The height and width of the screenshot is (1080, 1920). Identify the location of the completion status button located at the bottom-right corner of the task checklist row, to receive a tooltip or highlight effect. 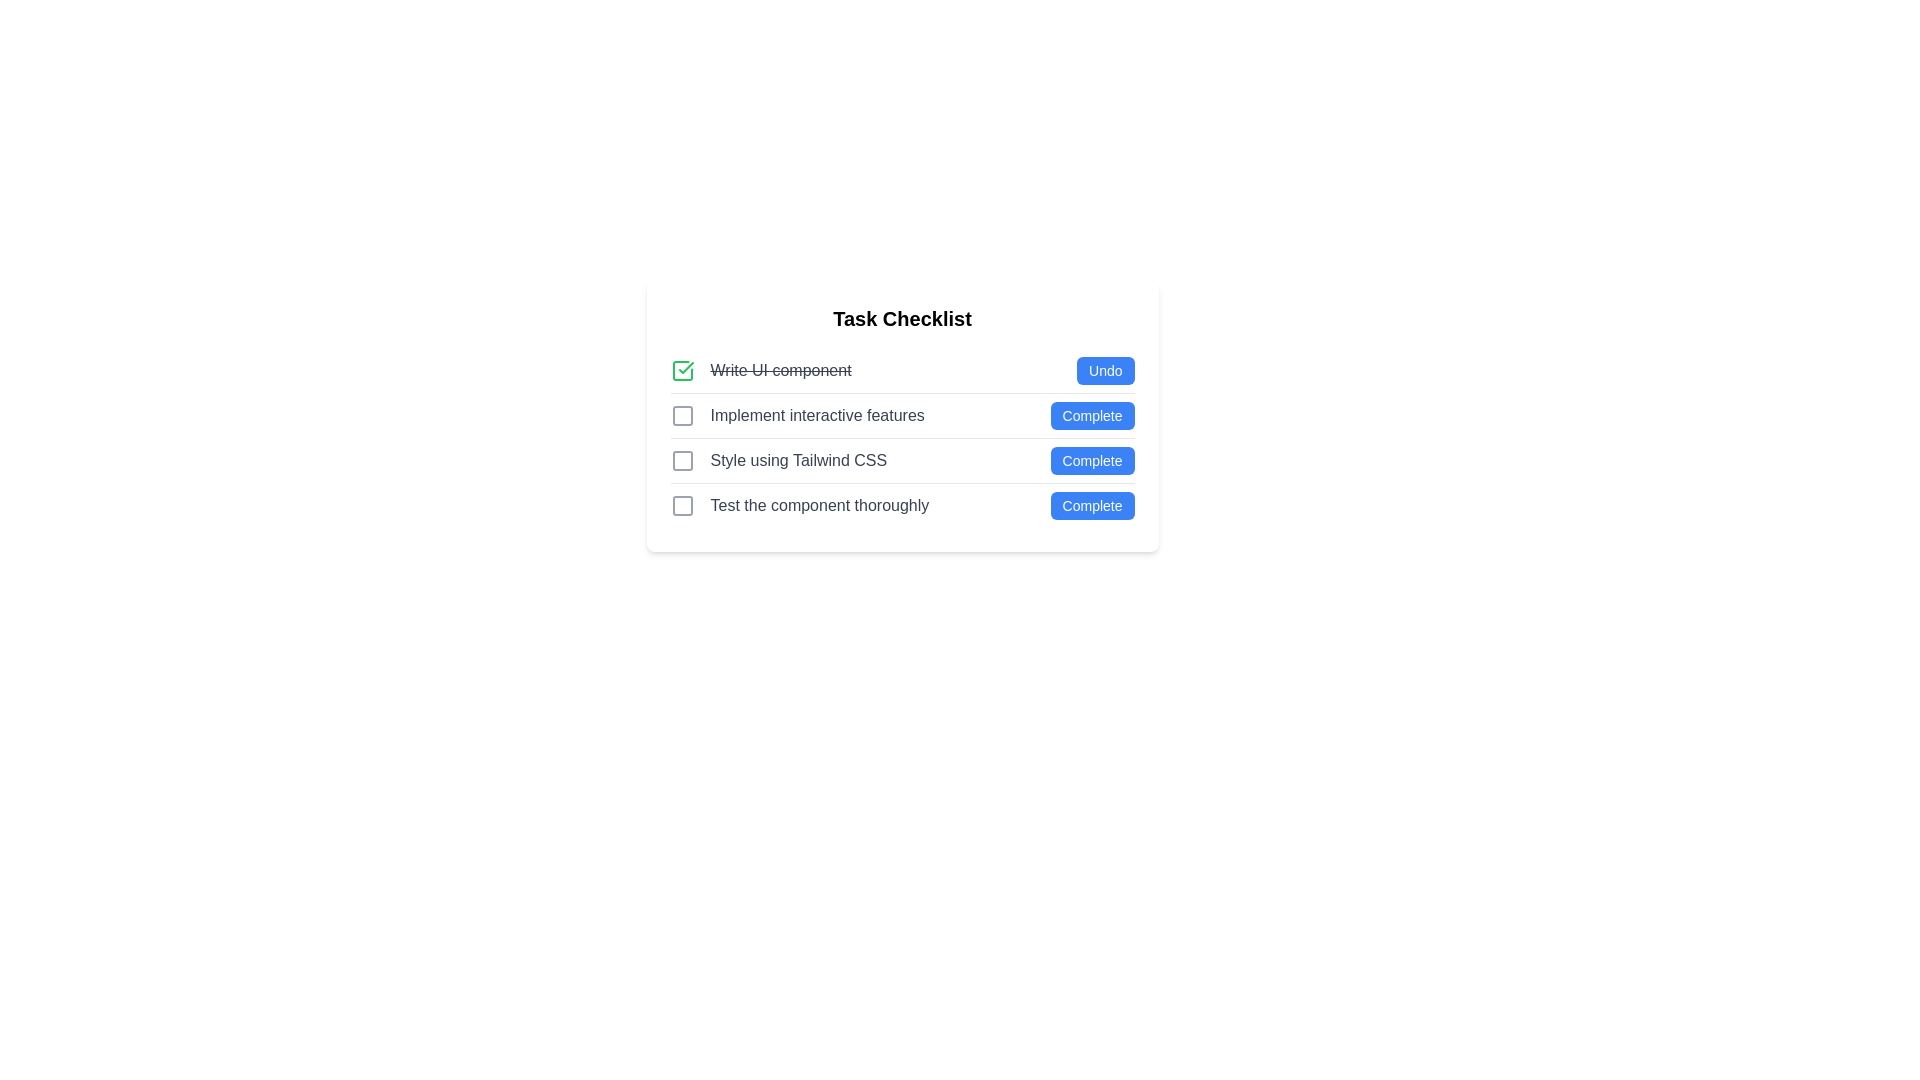
(1091, 504).